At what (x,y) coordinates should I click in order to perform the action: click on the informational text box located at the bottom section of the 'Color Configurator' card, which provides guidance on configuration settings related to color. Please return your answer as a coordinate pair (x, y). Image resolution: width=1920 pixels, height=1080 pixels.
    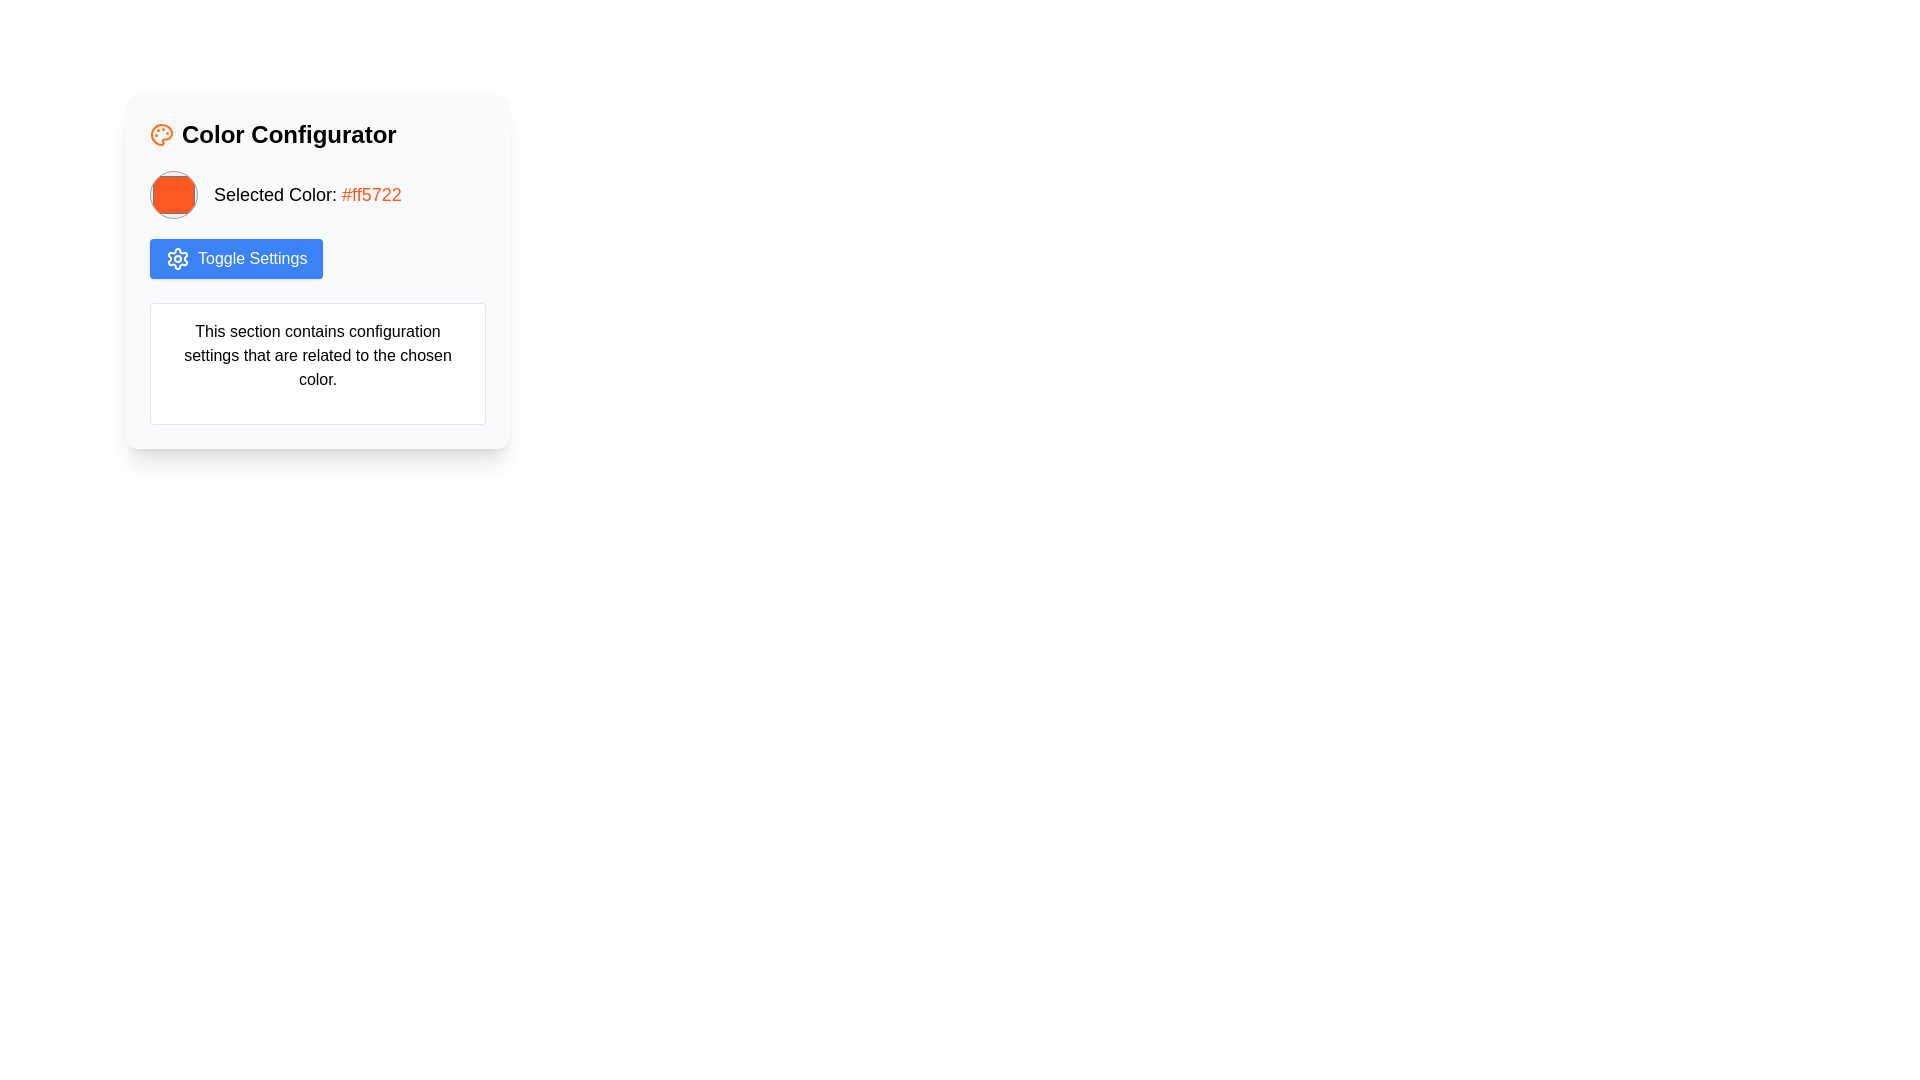
    Looking at the image, I should click on (316, 363).